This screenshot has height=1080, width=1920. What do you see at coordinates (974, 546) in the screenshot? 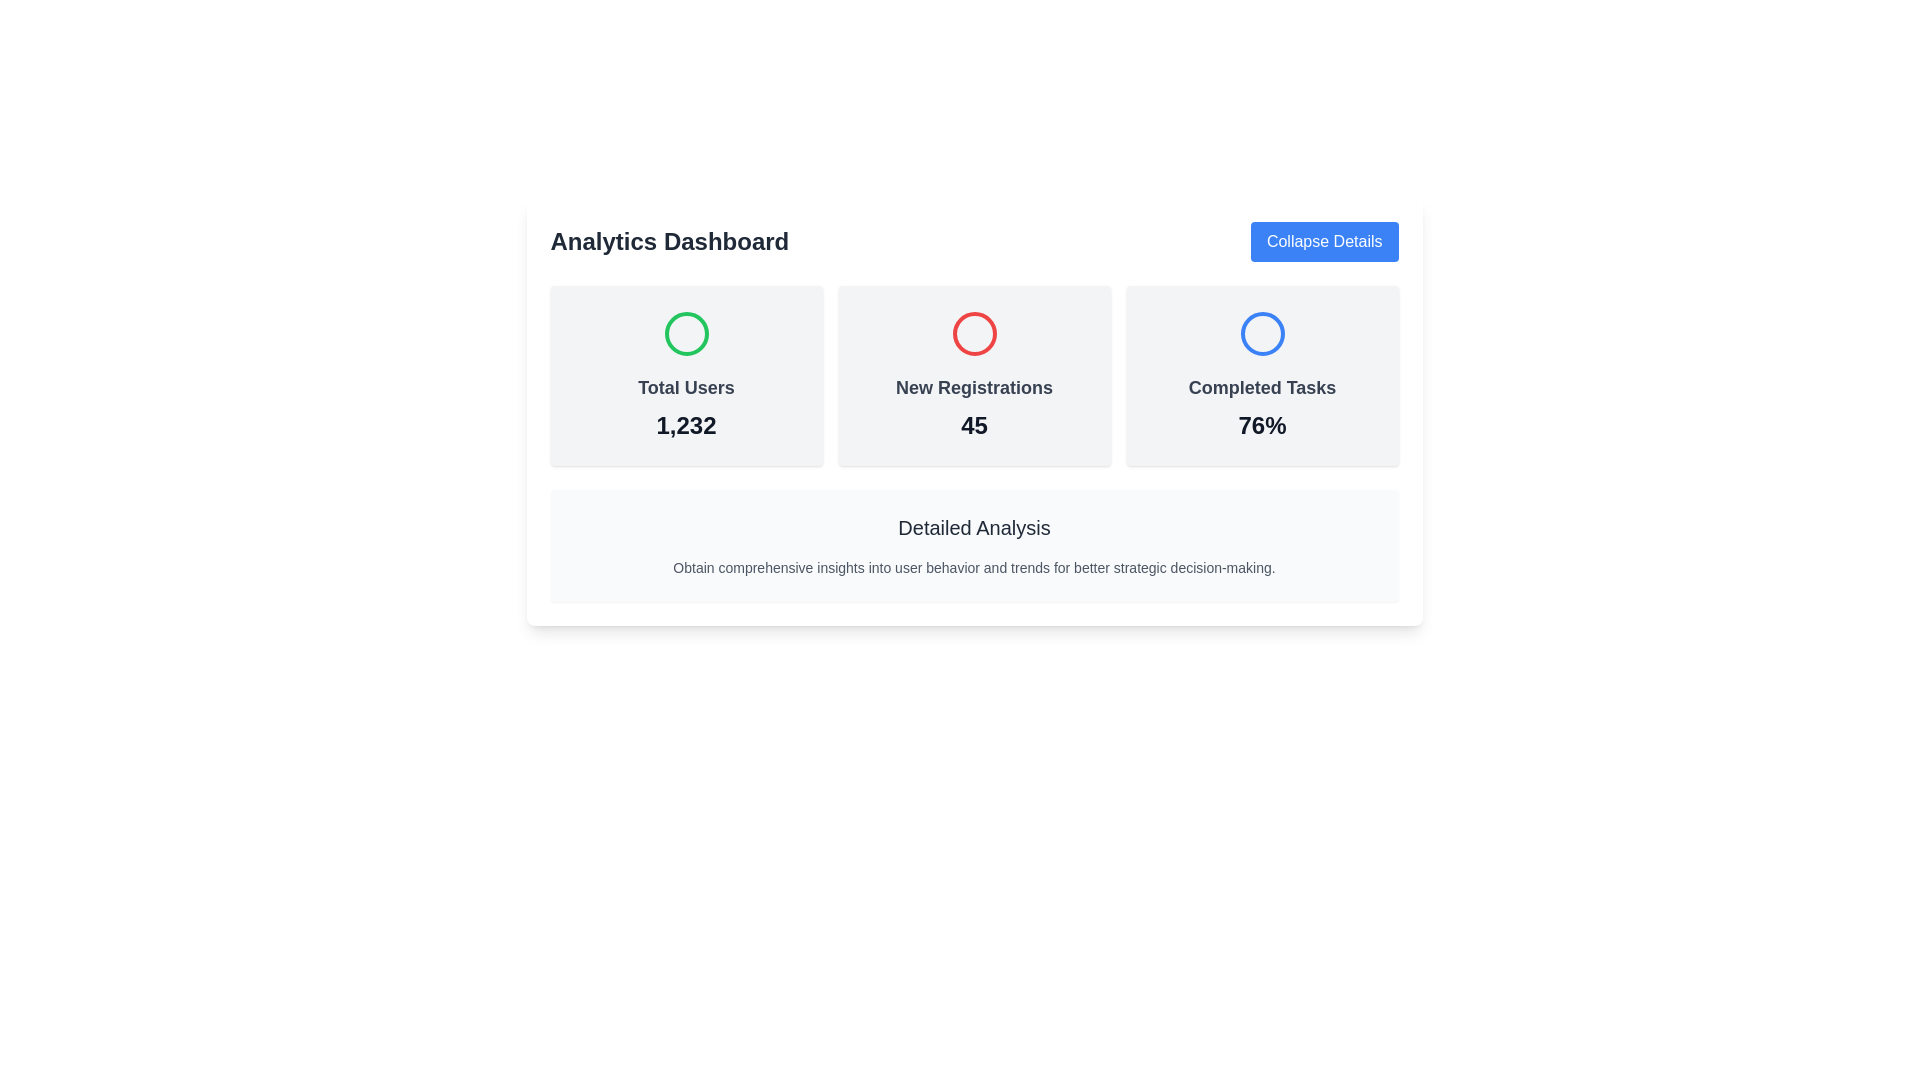
I see `the Informational Content Box displaying 'Detailed Analysis' and user behavior trends located below the statistics boxes in the Analytics Dashboard` at bounding box center [974, 546].